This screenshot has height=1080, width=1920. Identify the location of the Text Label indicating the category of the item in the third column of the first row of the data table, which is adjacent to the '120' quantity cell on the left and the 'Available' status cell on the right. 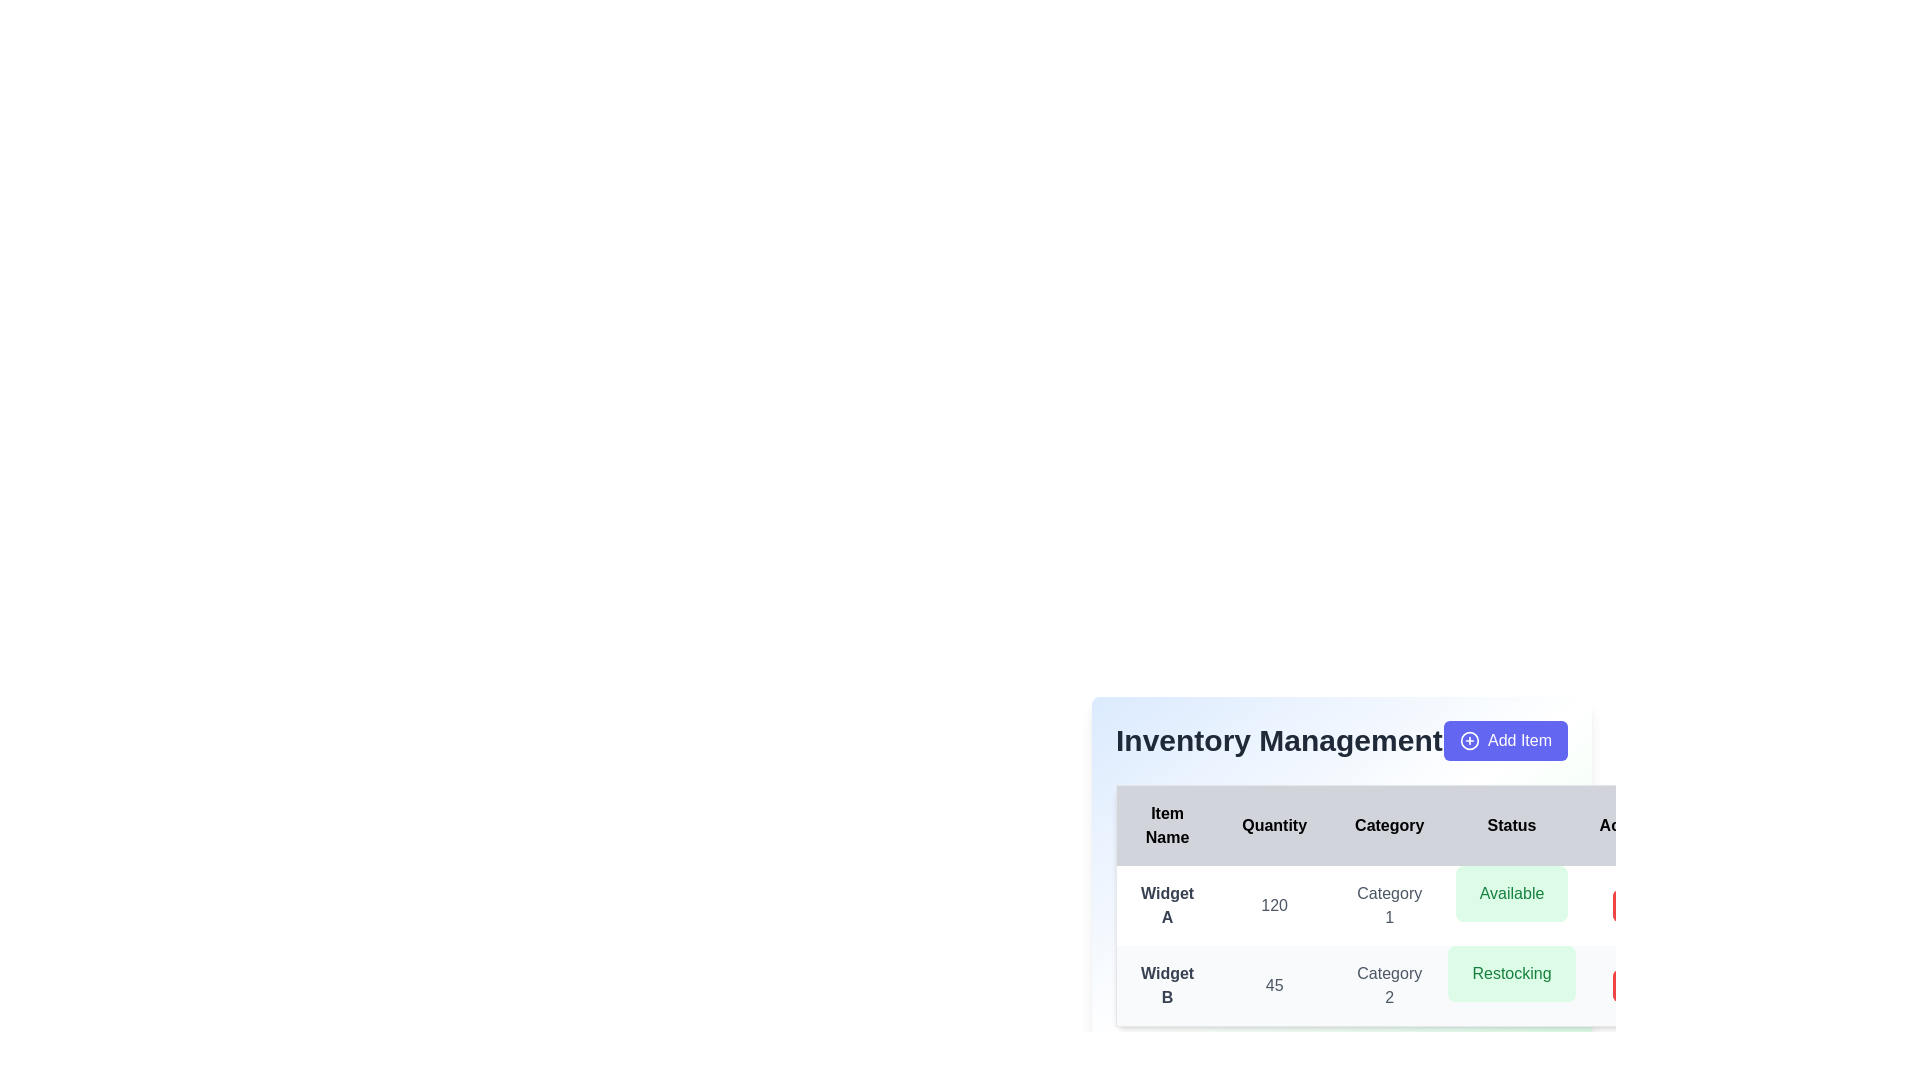
(1388, 906).